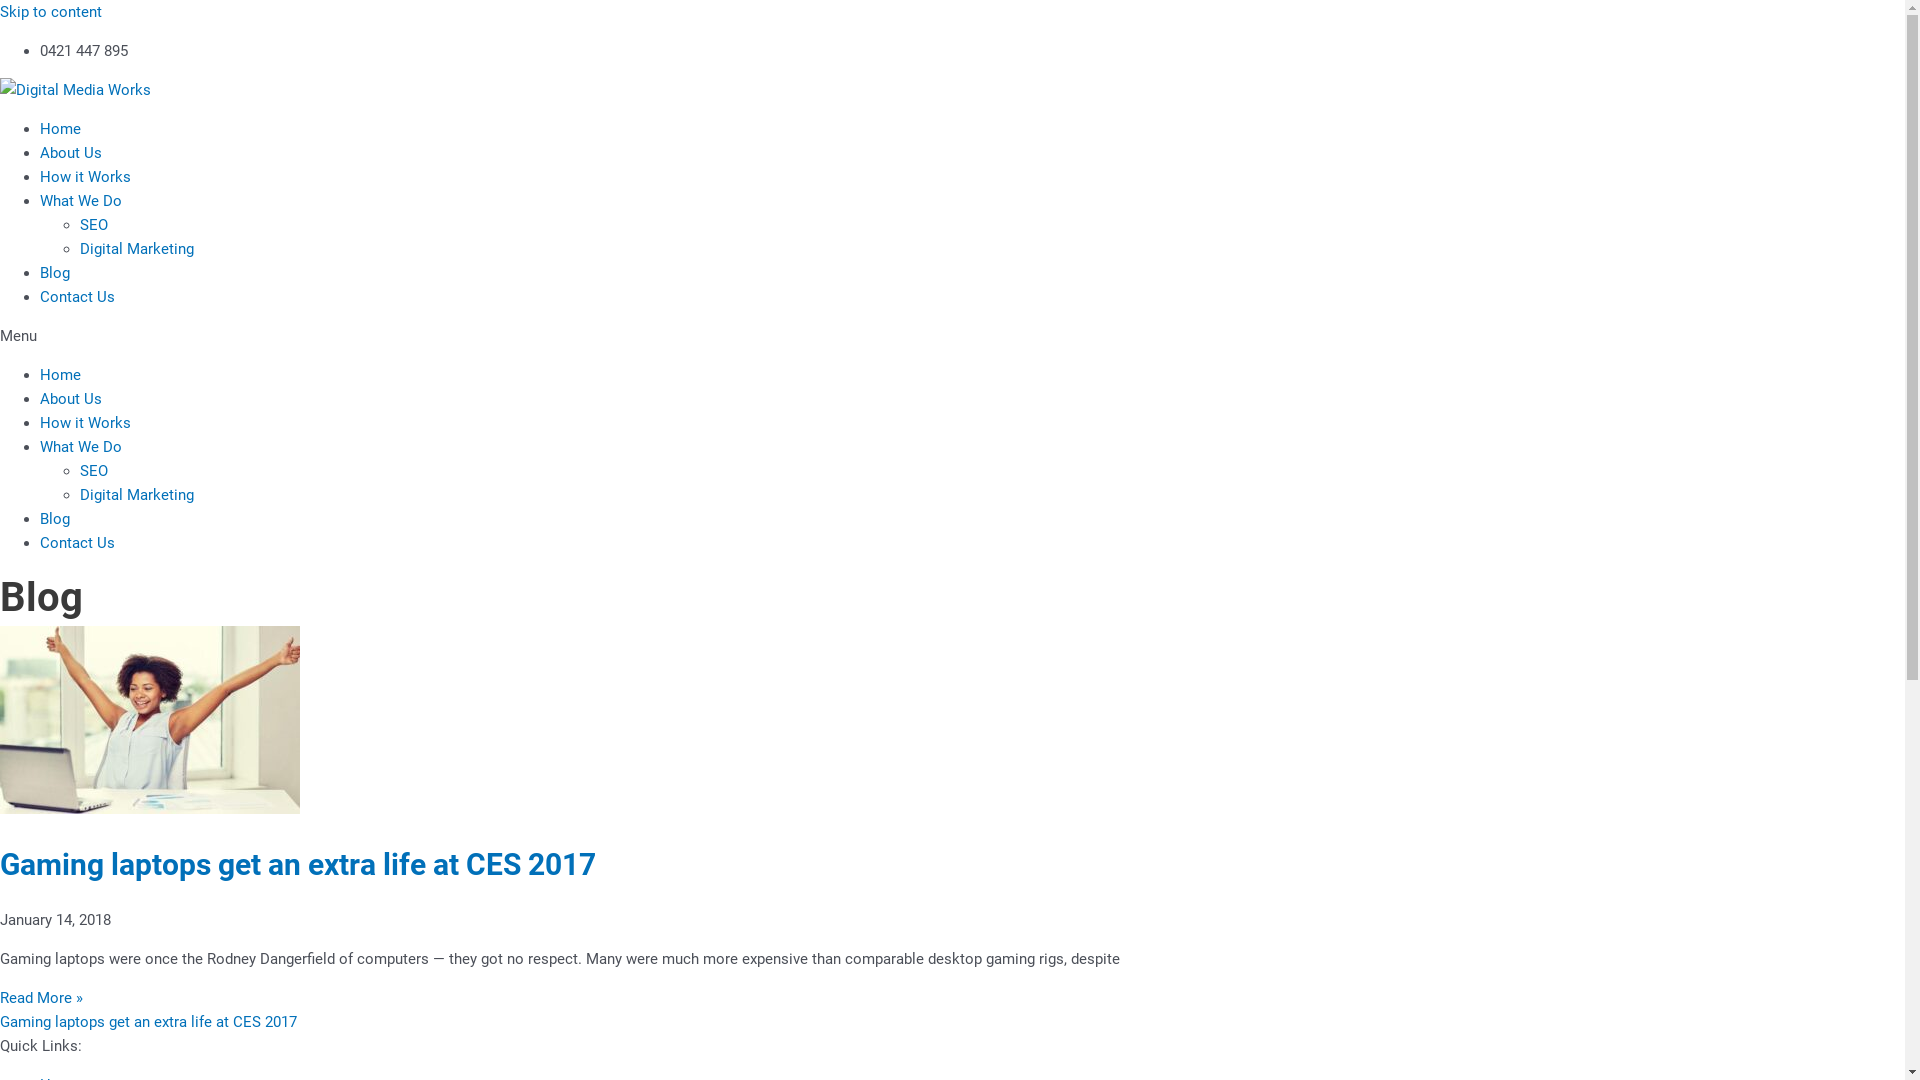  What do you see at coordinates (54, 273) in the screenshot?
I see `'Blog'` at bounding box center [54, 273].